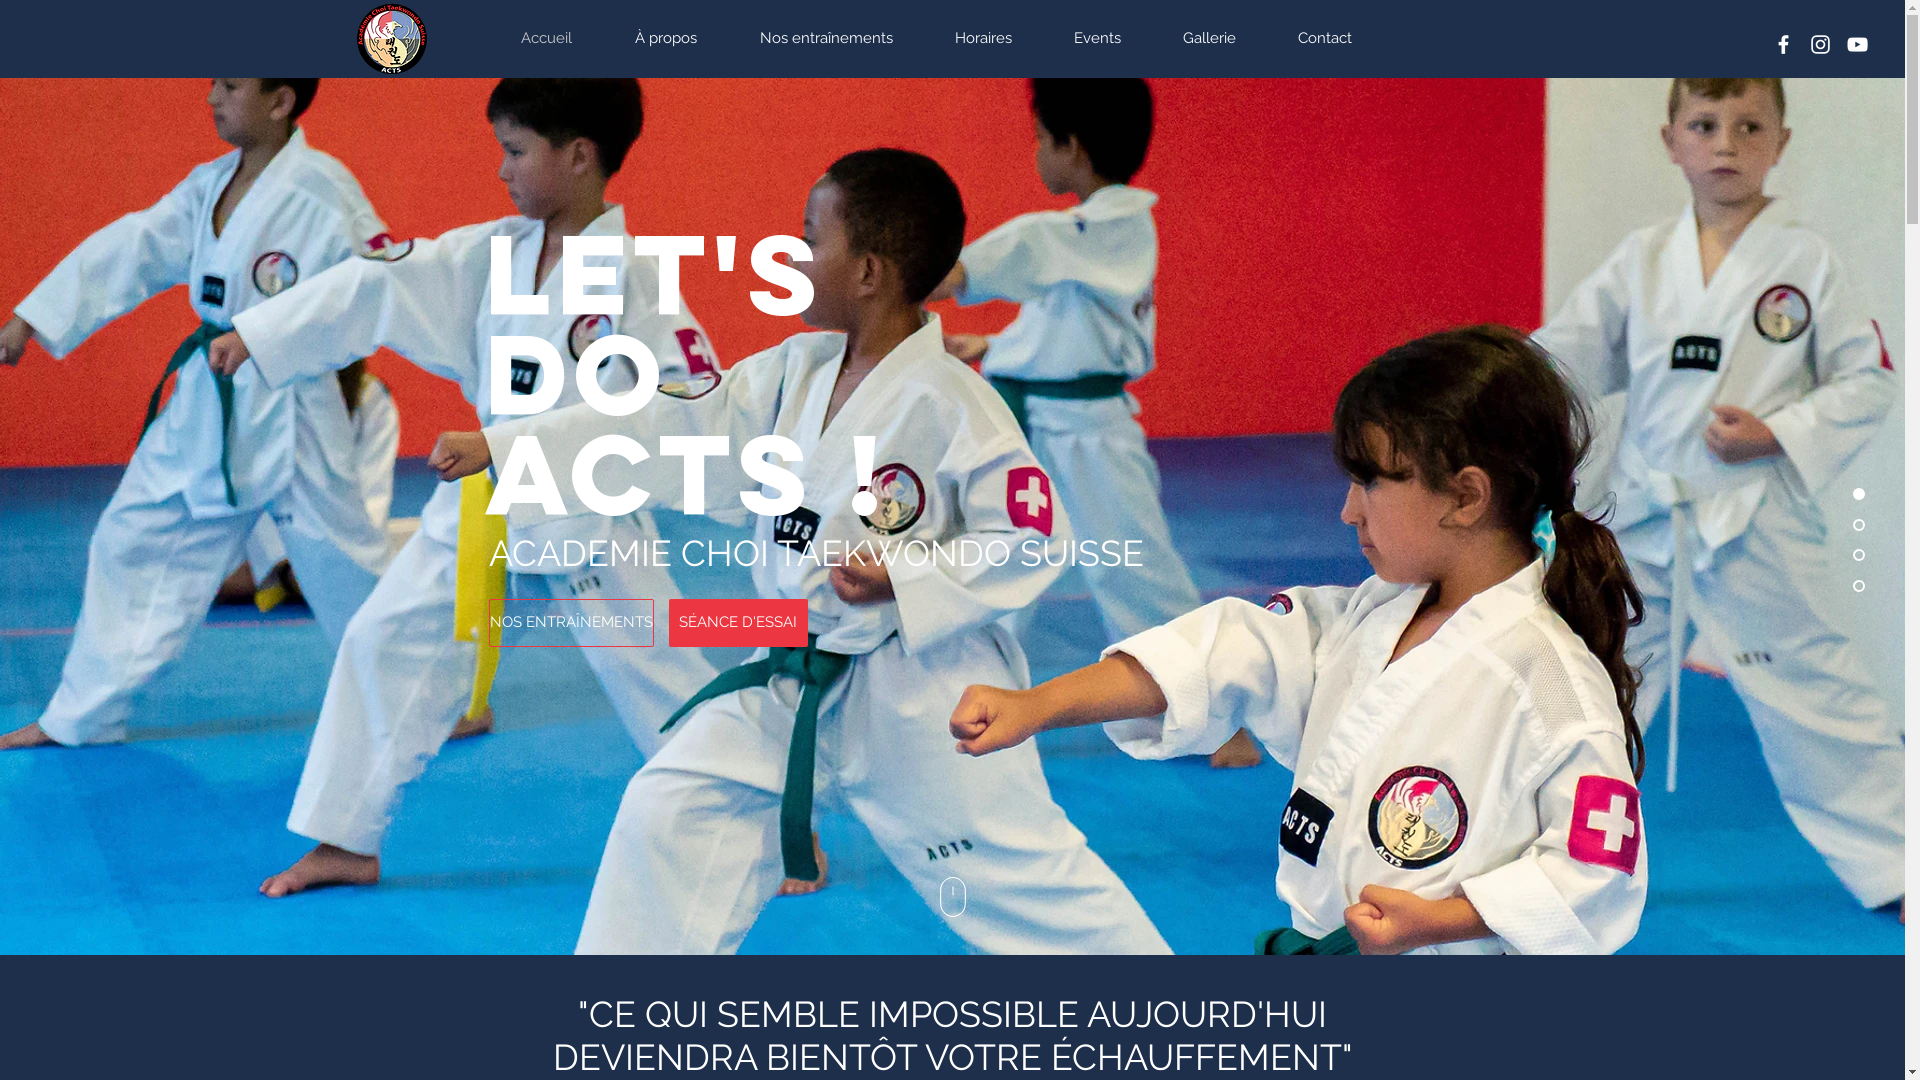  I want to click on 'Contact', so click(1339, 38).